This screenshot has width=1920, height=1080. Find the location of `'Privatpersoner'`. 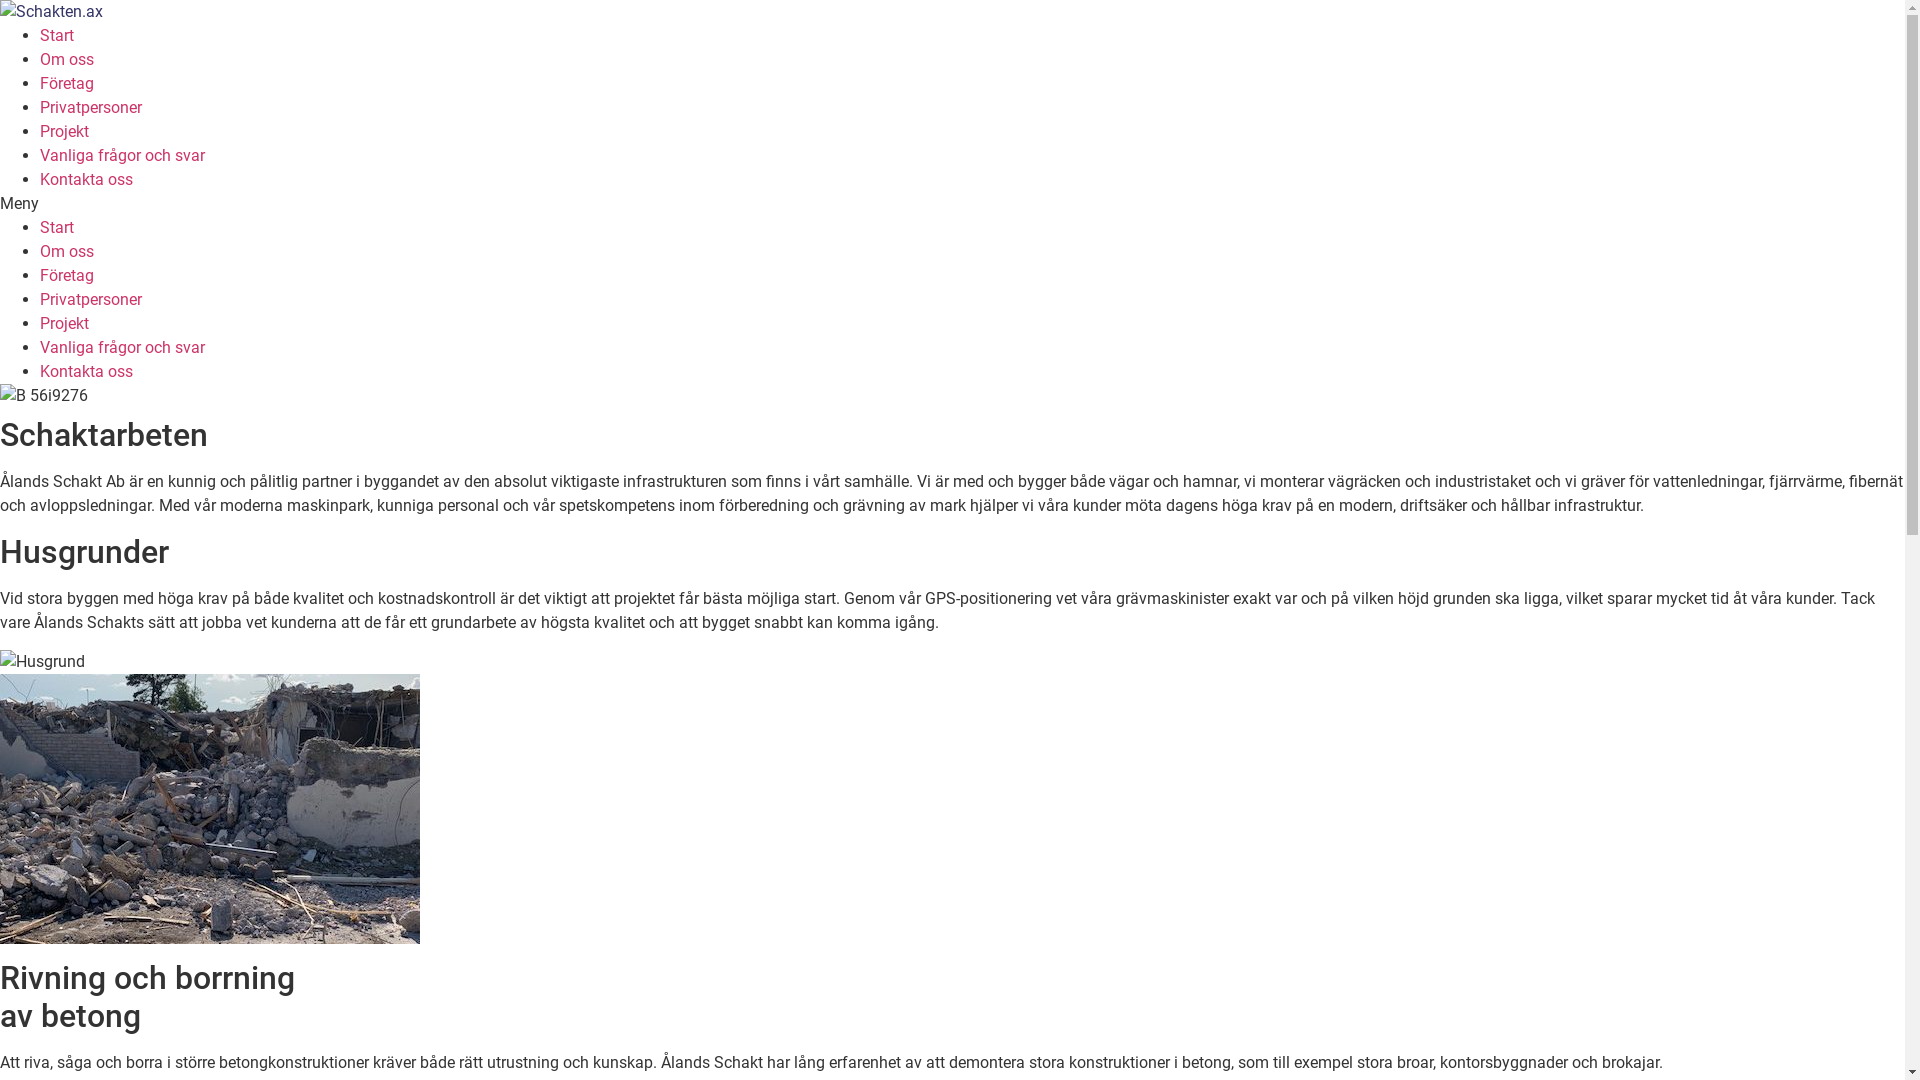

'Privatpersoner' is located at coordinates (90, 107).